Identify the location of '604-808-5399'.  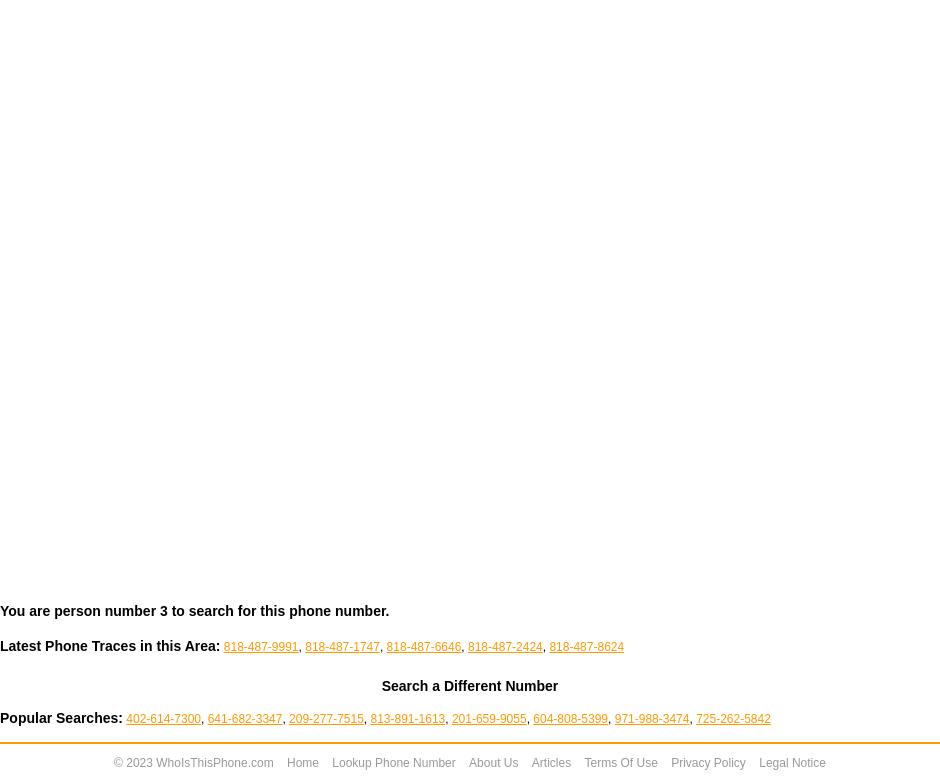
(570, 718).